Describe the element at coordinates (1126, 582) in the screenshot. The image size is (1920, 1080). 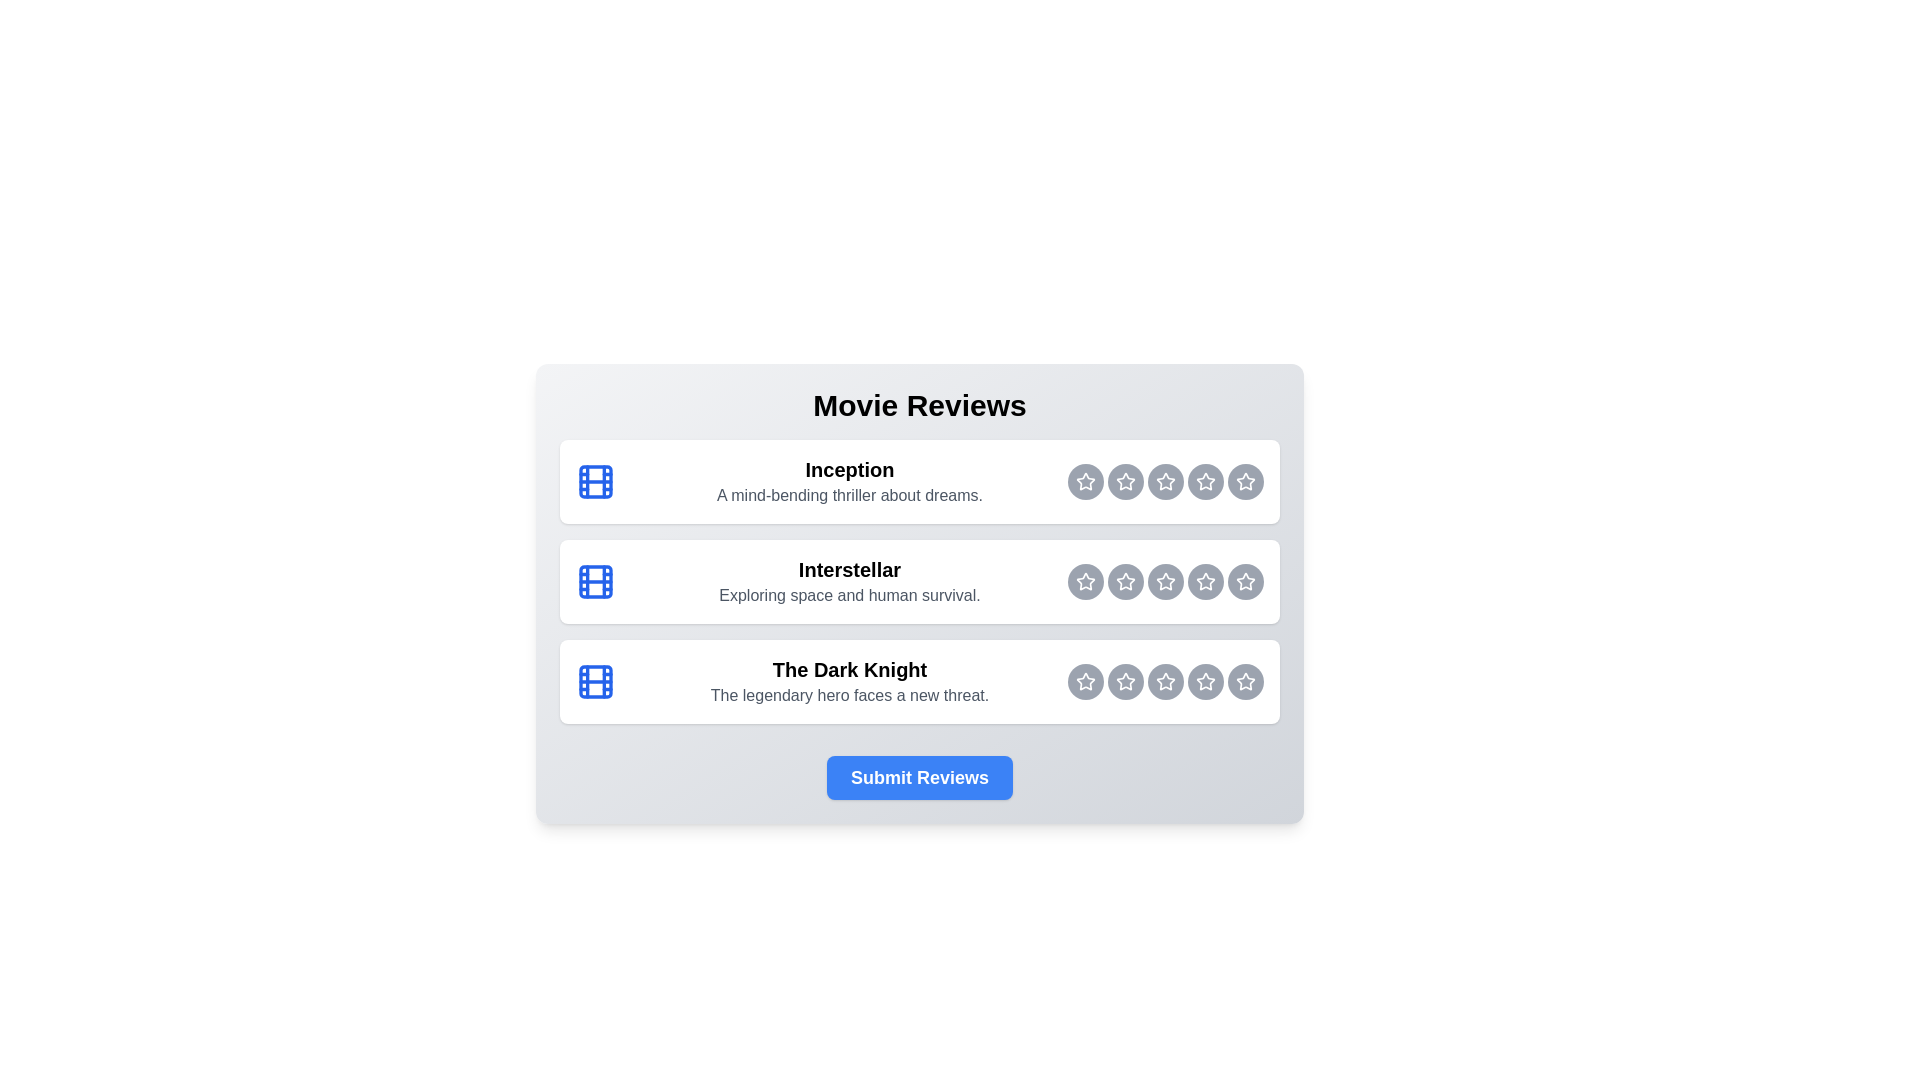
I see `the rating button for Interstellar at 2 stars` at that location.